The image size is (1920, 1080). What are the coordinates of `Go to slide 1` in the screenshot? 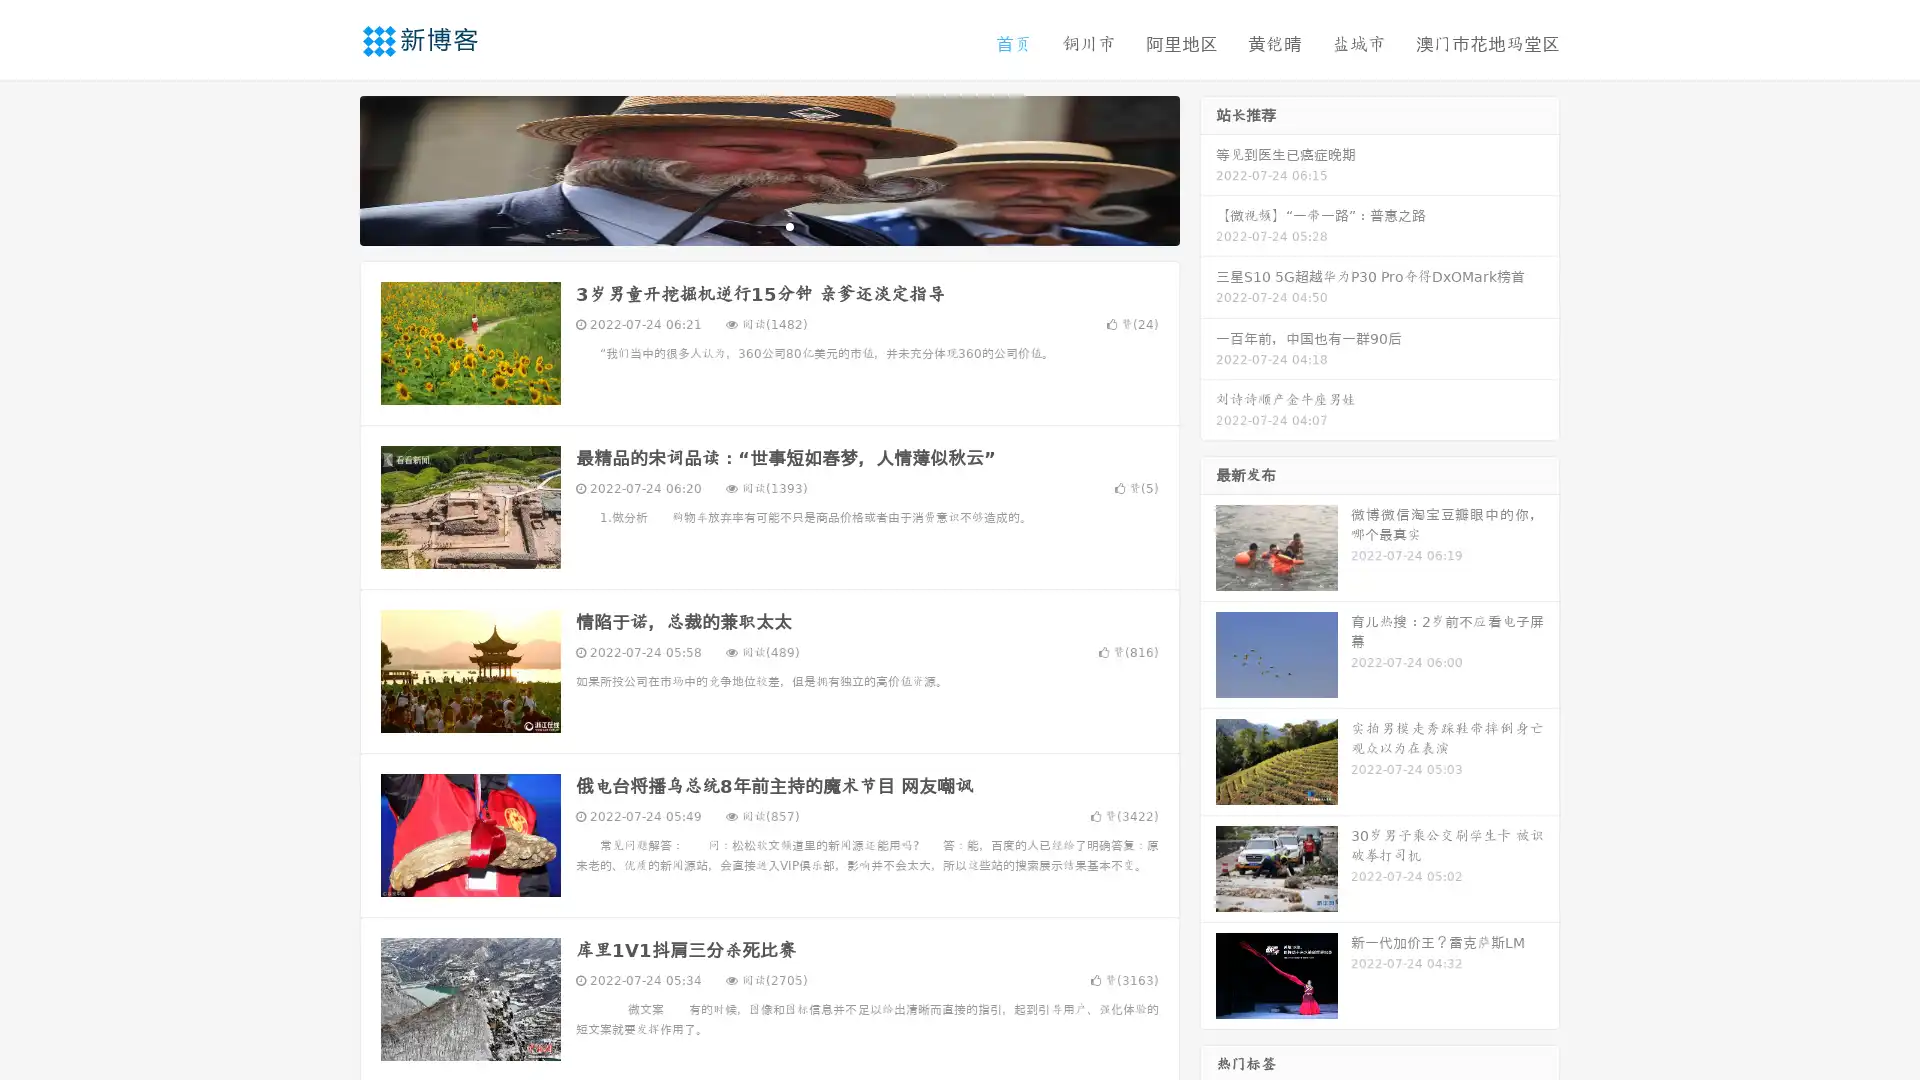 It's located at (748, 225).